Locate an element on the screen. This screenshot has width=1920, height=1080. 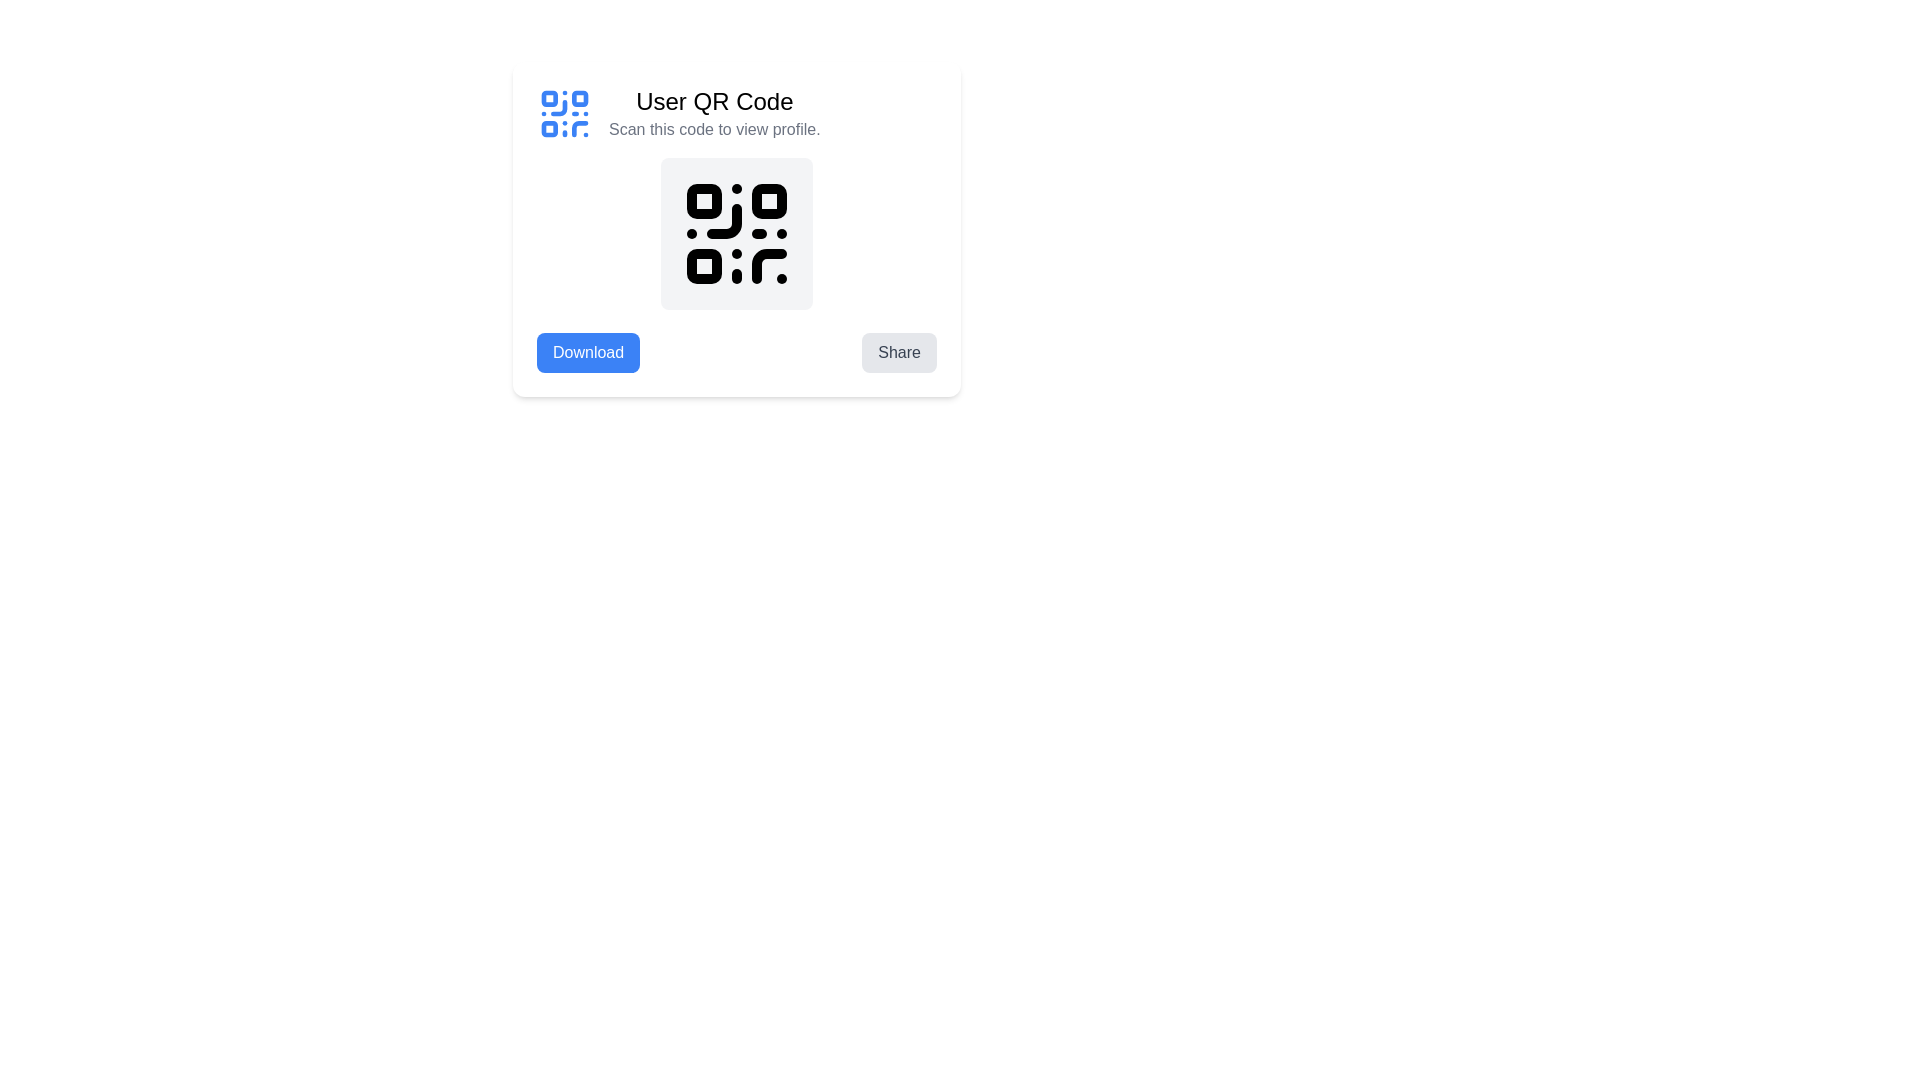
the curved segment of the QR code graphic located on the left side in the upper half, which is a thin black line on a white background is located at coordinates (723, 221).